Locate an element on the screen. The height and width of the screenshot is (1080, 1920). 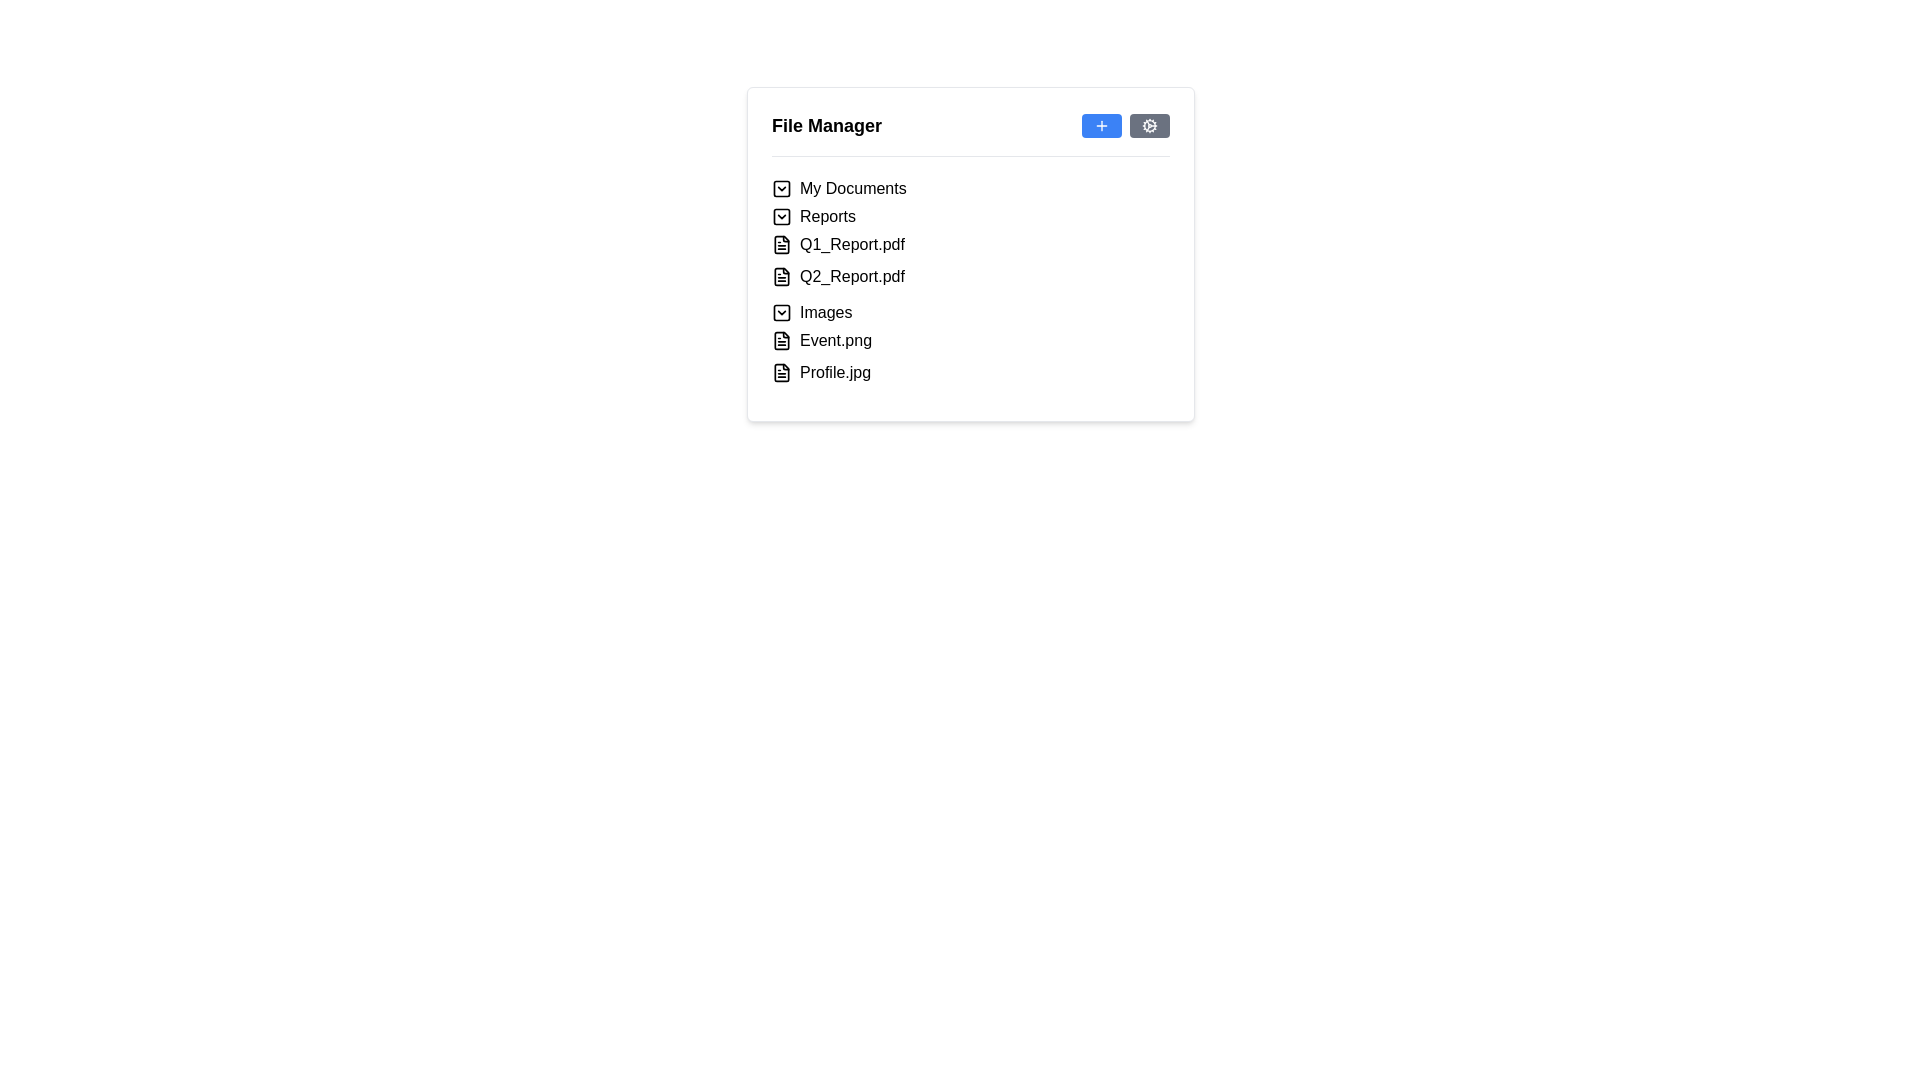
the text label identifying the file named 'Event.png', which is situated in the file manager list between the 'Images' folder and 'Profile.jpg' file is located at coordinates (835, 339).